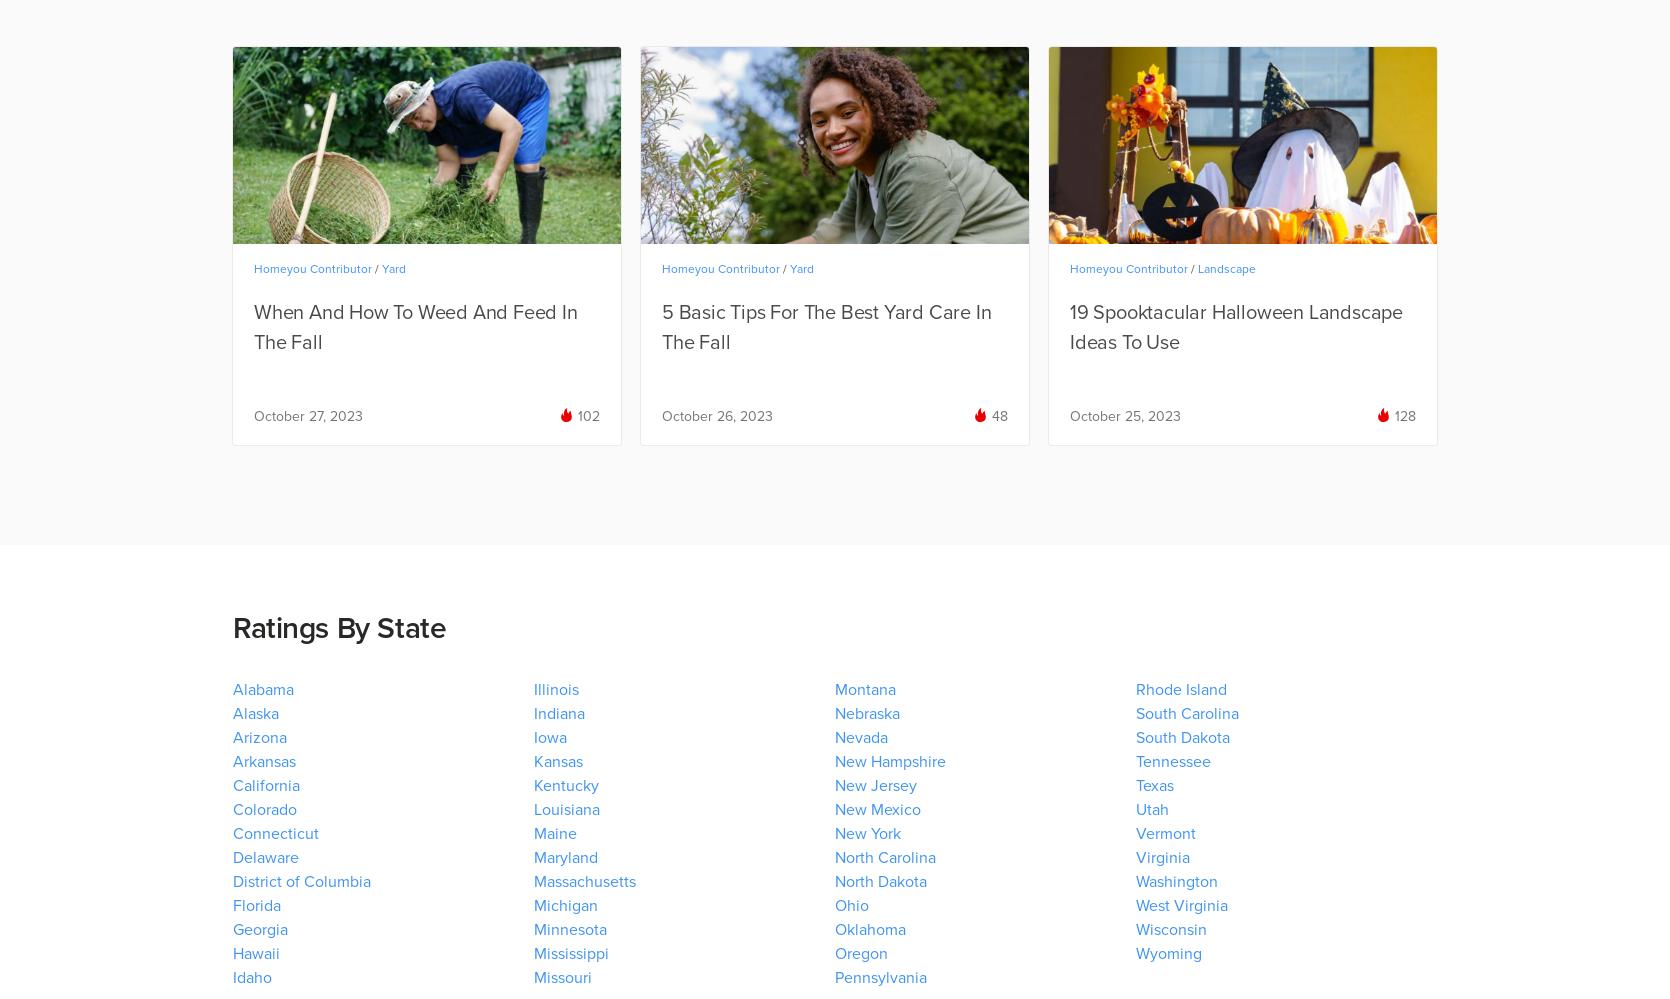 This screenshot has height=999, width=1670. Describe the element at coordinates (1134, 953) in the screenshot. I see `'Wyoming'` at that location.